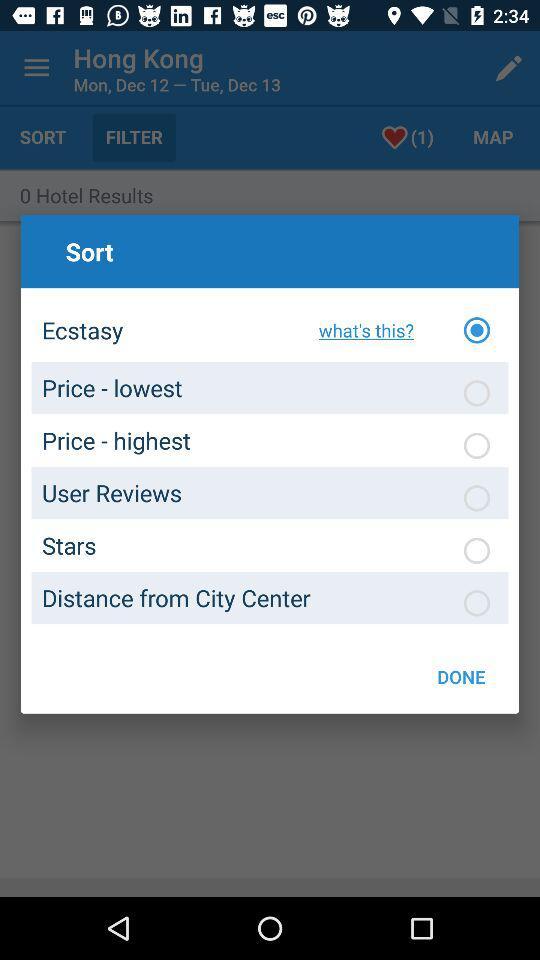  Describe the element at coordinates (475, 602) in the screenshot. I see `option` at that location.